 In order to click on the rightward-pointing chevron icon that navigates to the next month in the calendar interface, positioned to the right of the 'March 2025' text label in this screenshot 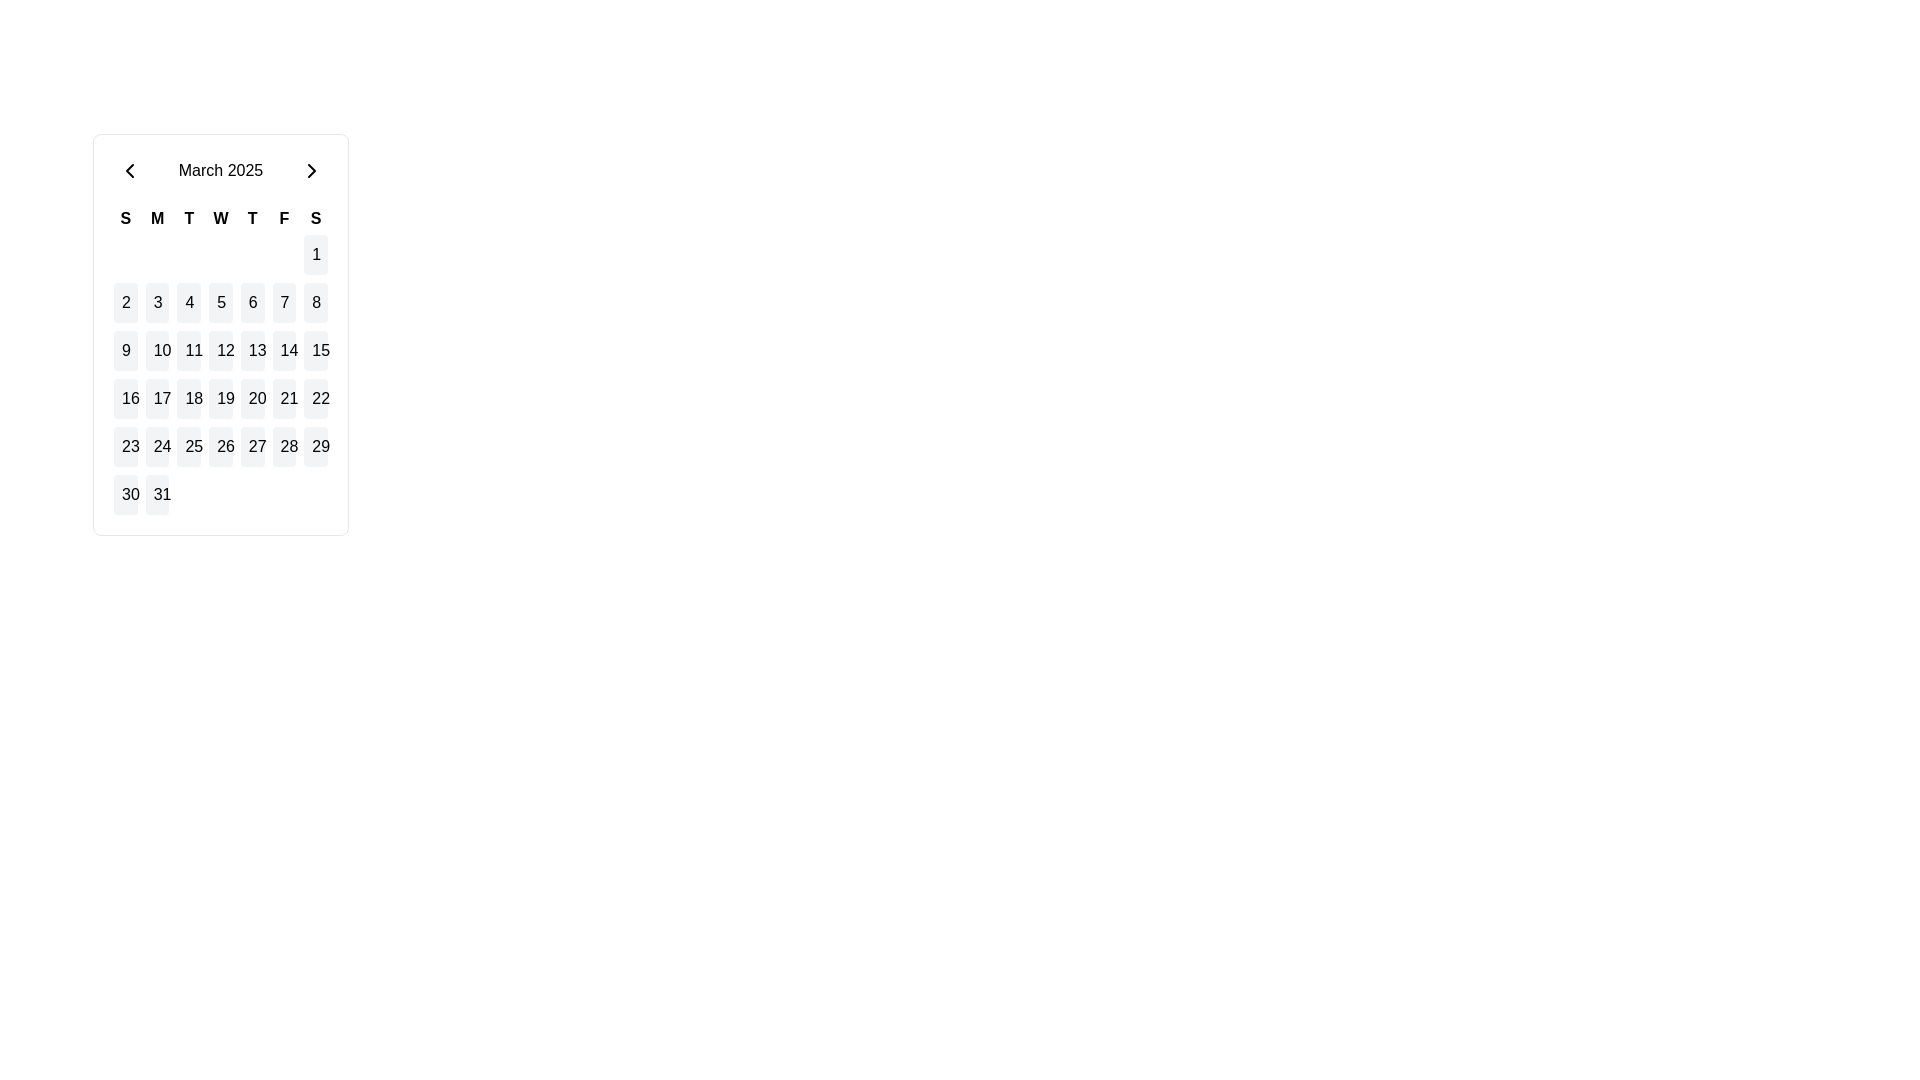, I will do `click(311, 169)`.